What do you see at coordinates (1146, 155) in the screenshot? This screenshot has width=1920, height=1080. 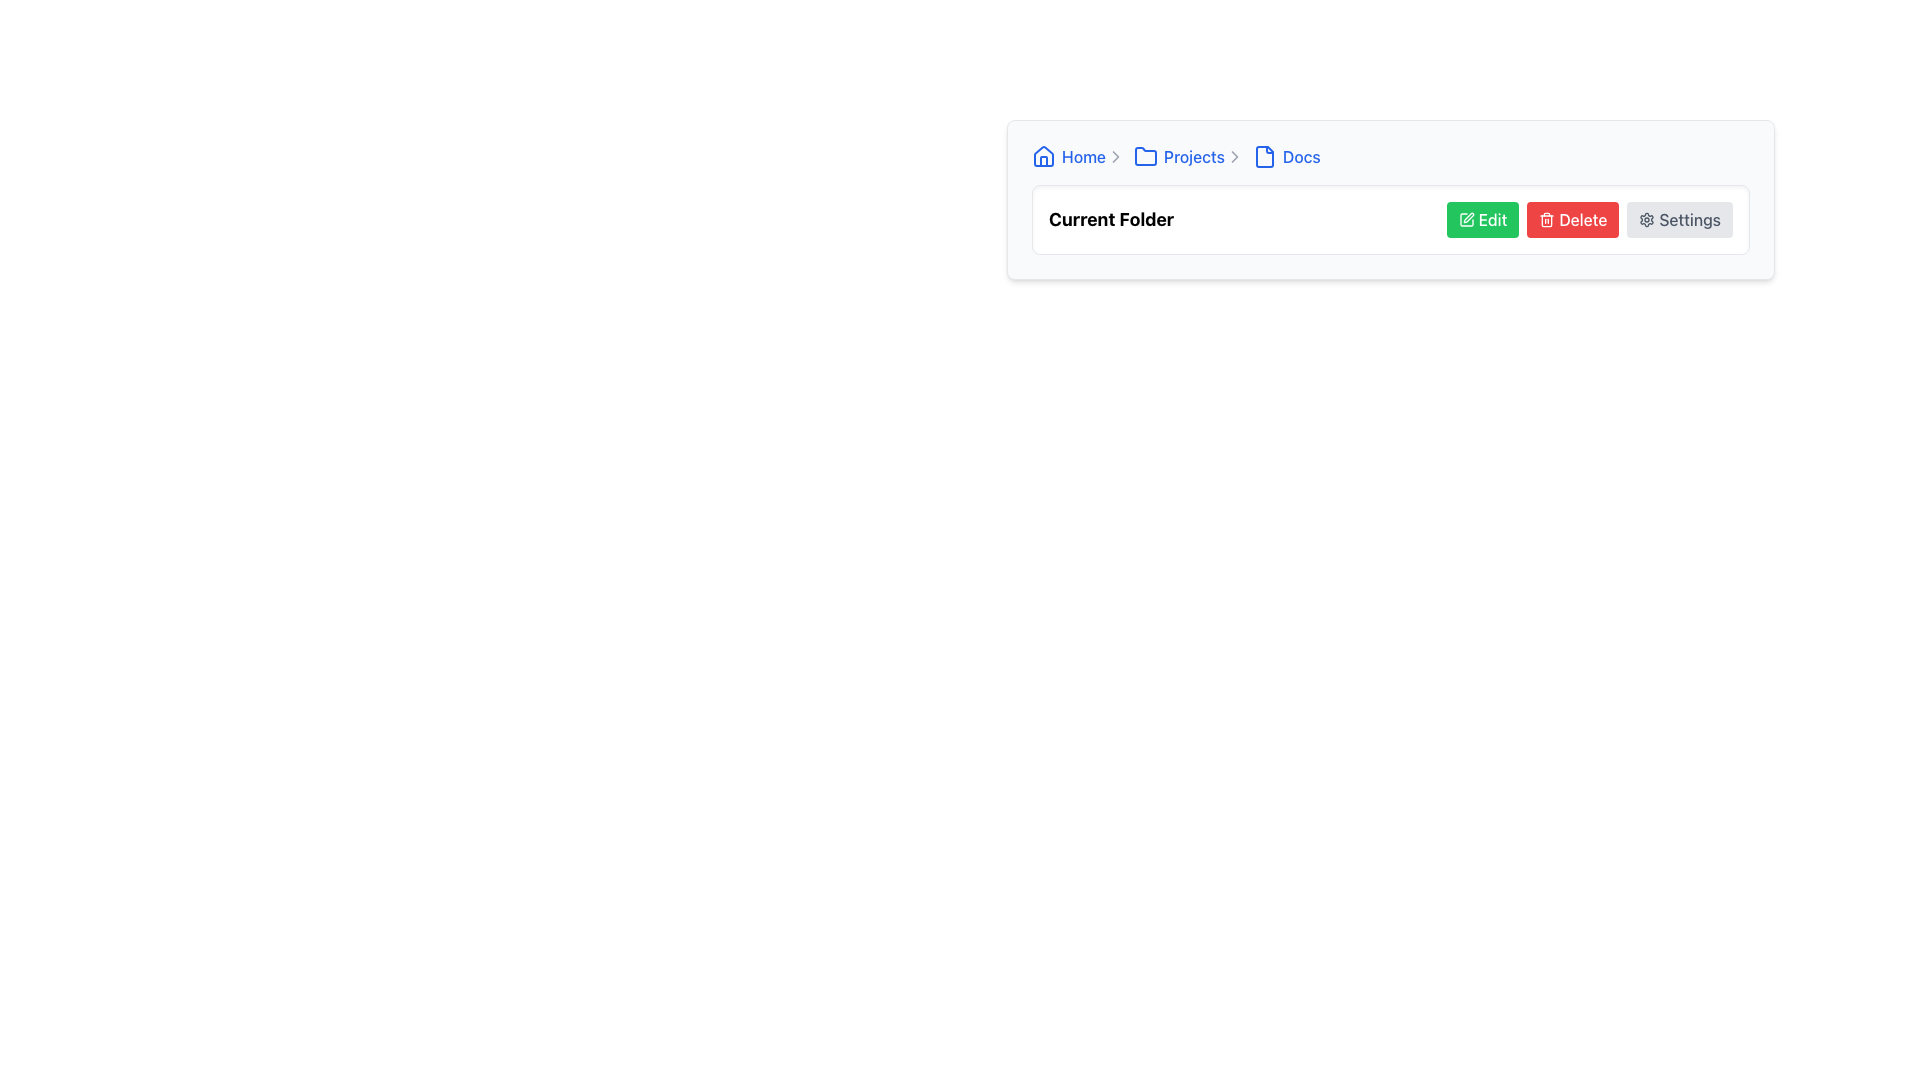 I see `the 'Projects' folder icon, which is a blue folder icon with a rectangular bottom and a raised left top edge, located in the breadcrumb navigation as the second icon` at bounding box center [1146, 155].